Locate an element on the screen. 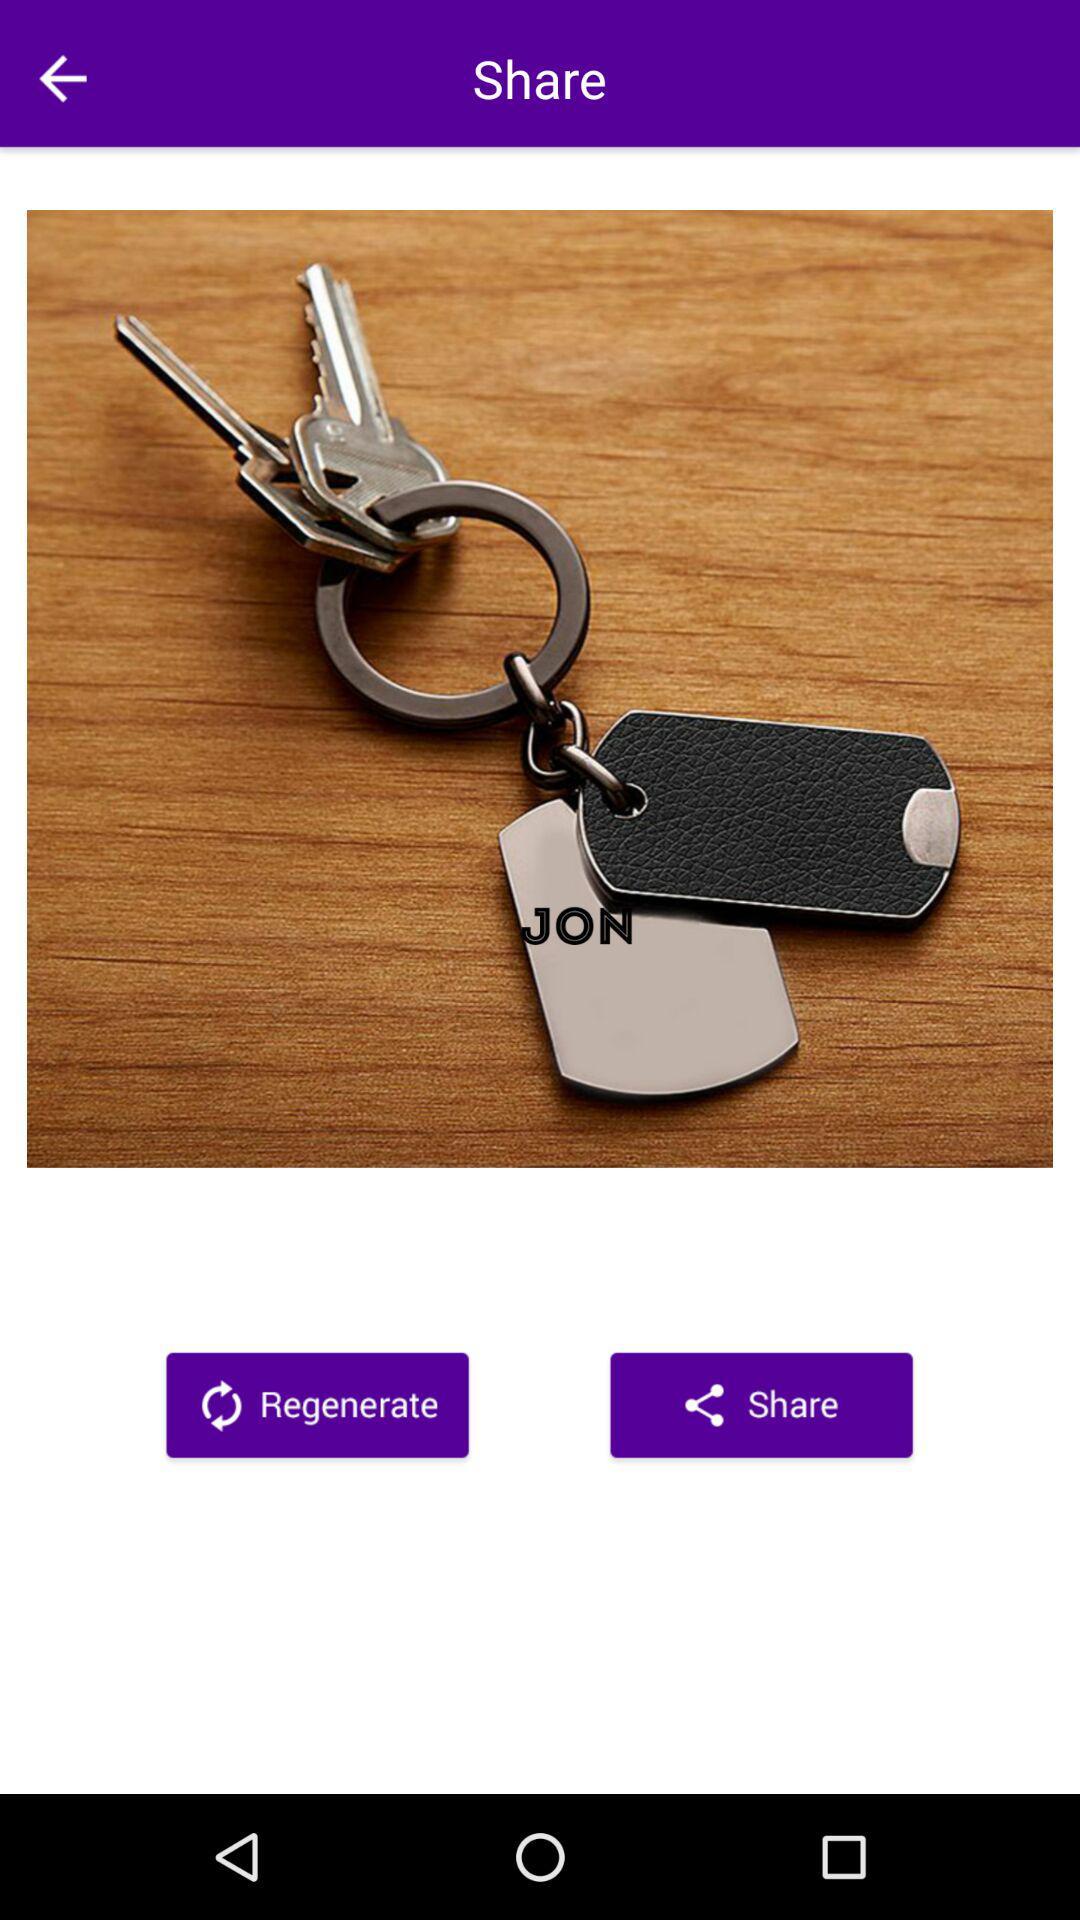 The width and height of the screenshot is (1080, 1920). clique para compartilhar nas redes sociais is located at coordinates (761, 1408).